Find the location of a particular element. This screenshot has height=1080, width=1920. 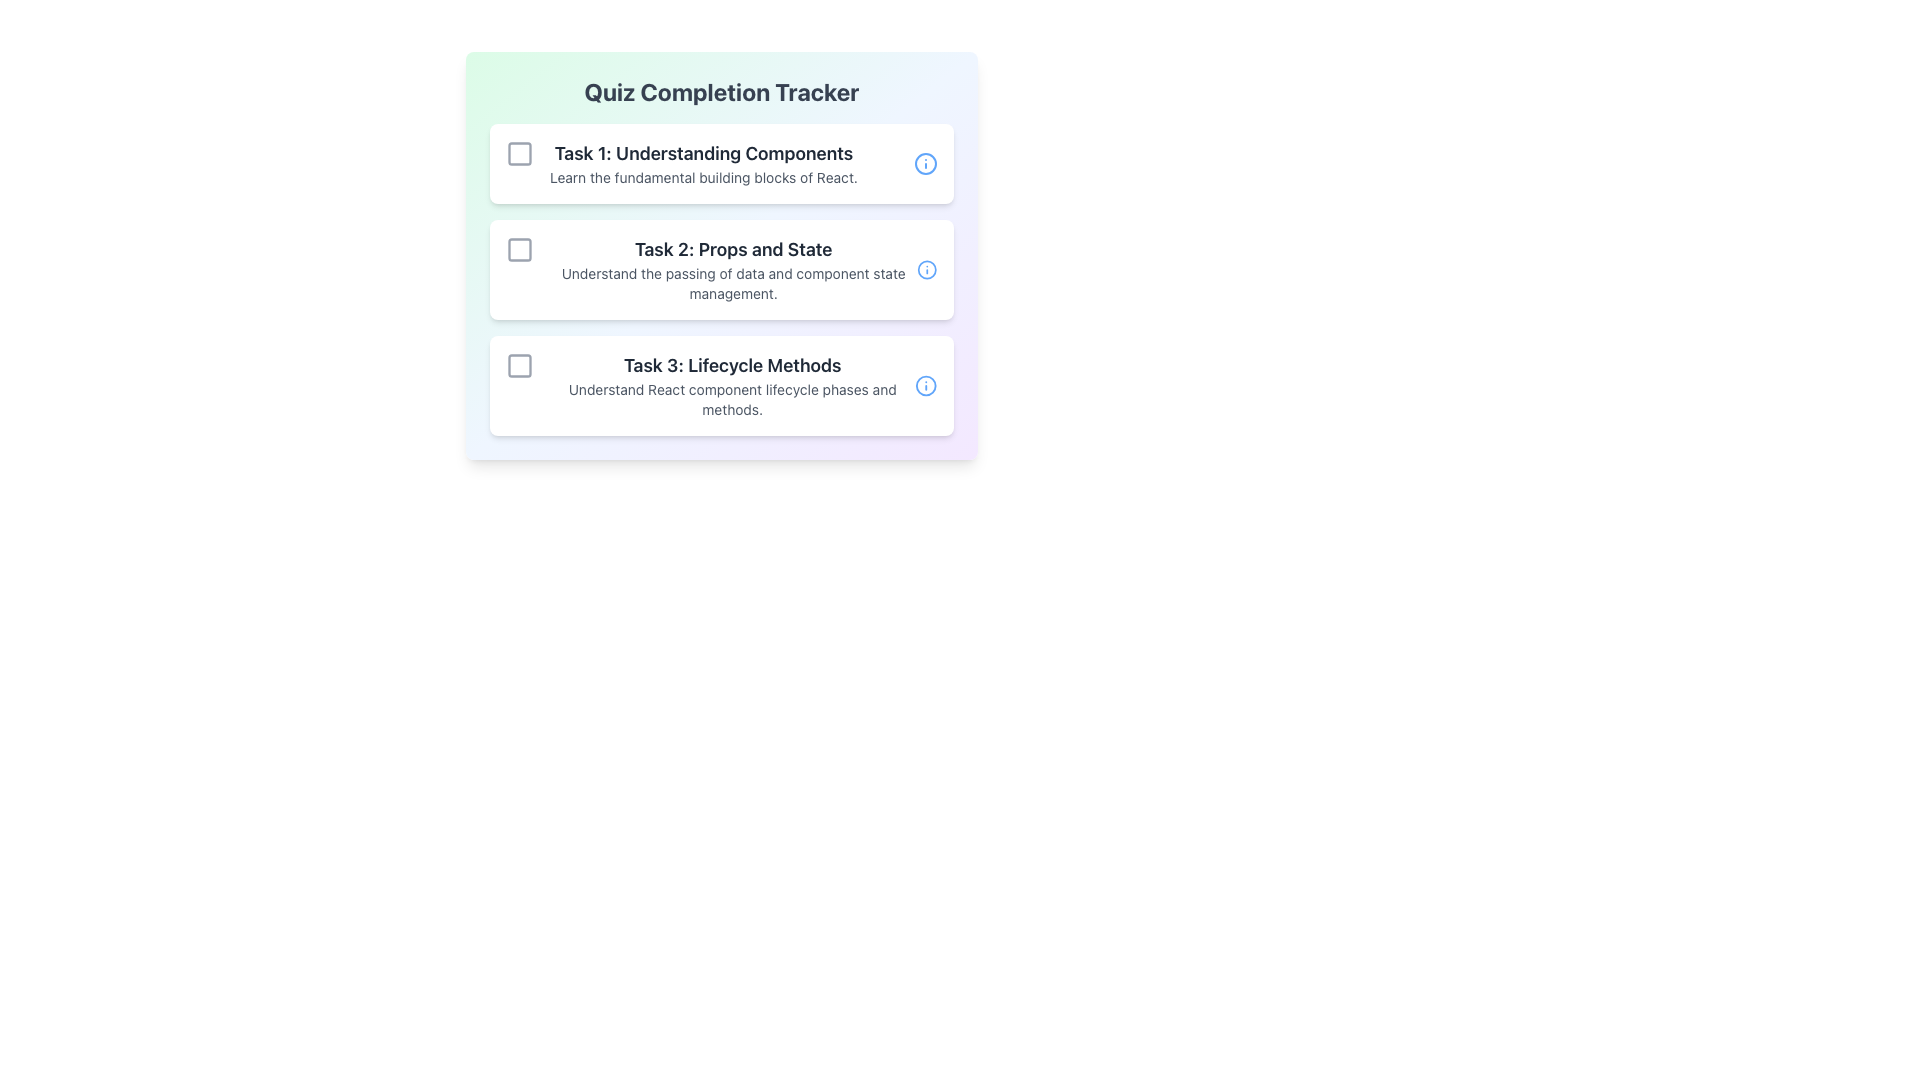

the blue outlined circular SVG Circle that is part of the 'info' icon next to 'Task 1: Understanding Components' for more information is located at coordinates (925, 163).